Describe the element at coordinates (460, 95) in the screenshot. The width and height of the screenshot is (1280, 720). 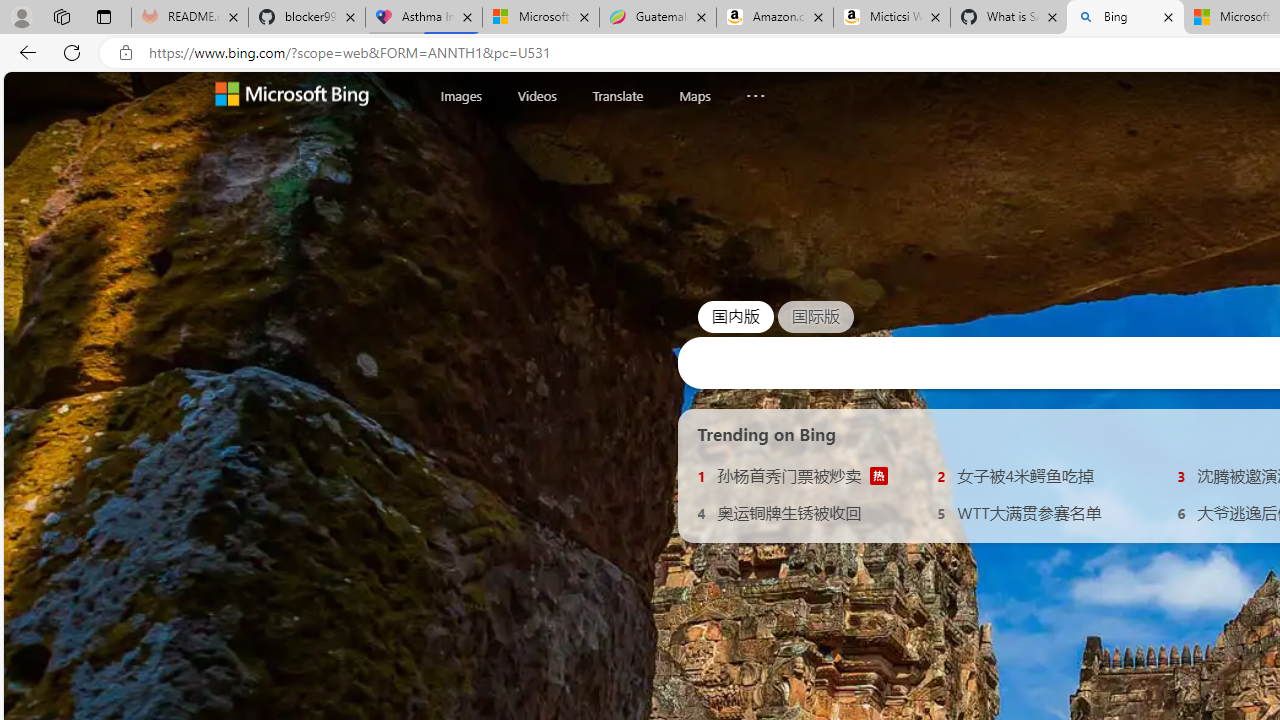
I see `'Images'` at that location.